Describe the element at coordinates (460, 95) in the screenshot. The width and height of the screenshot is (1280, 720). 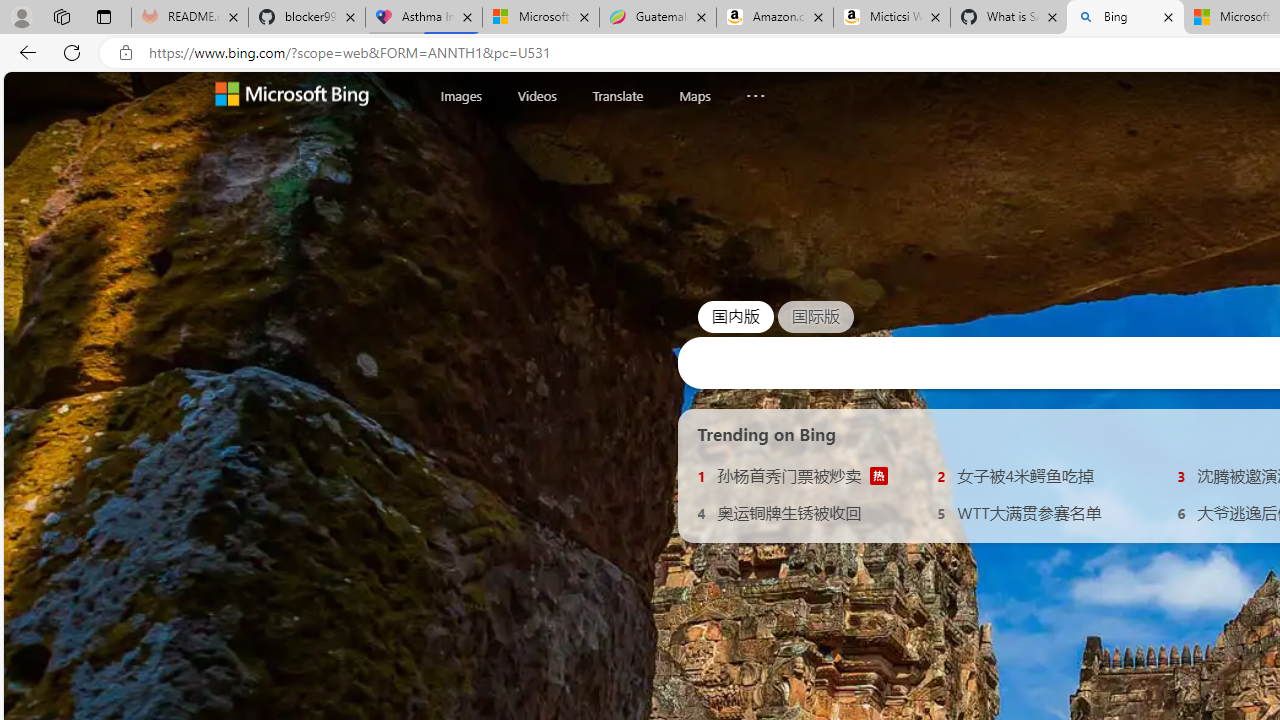
I see `'Images'` at that location.